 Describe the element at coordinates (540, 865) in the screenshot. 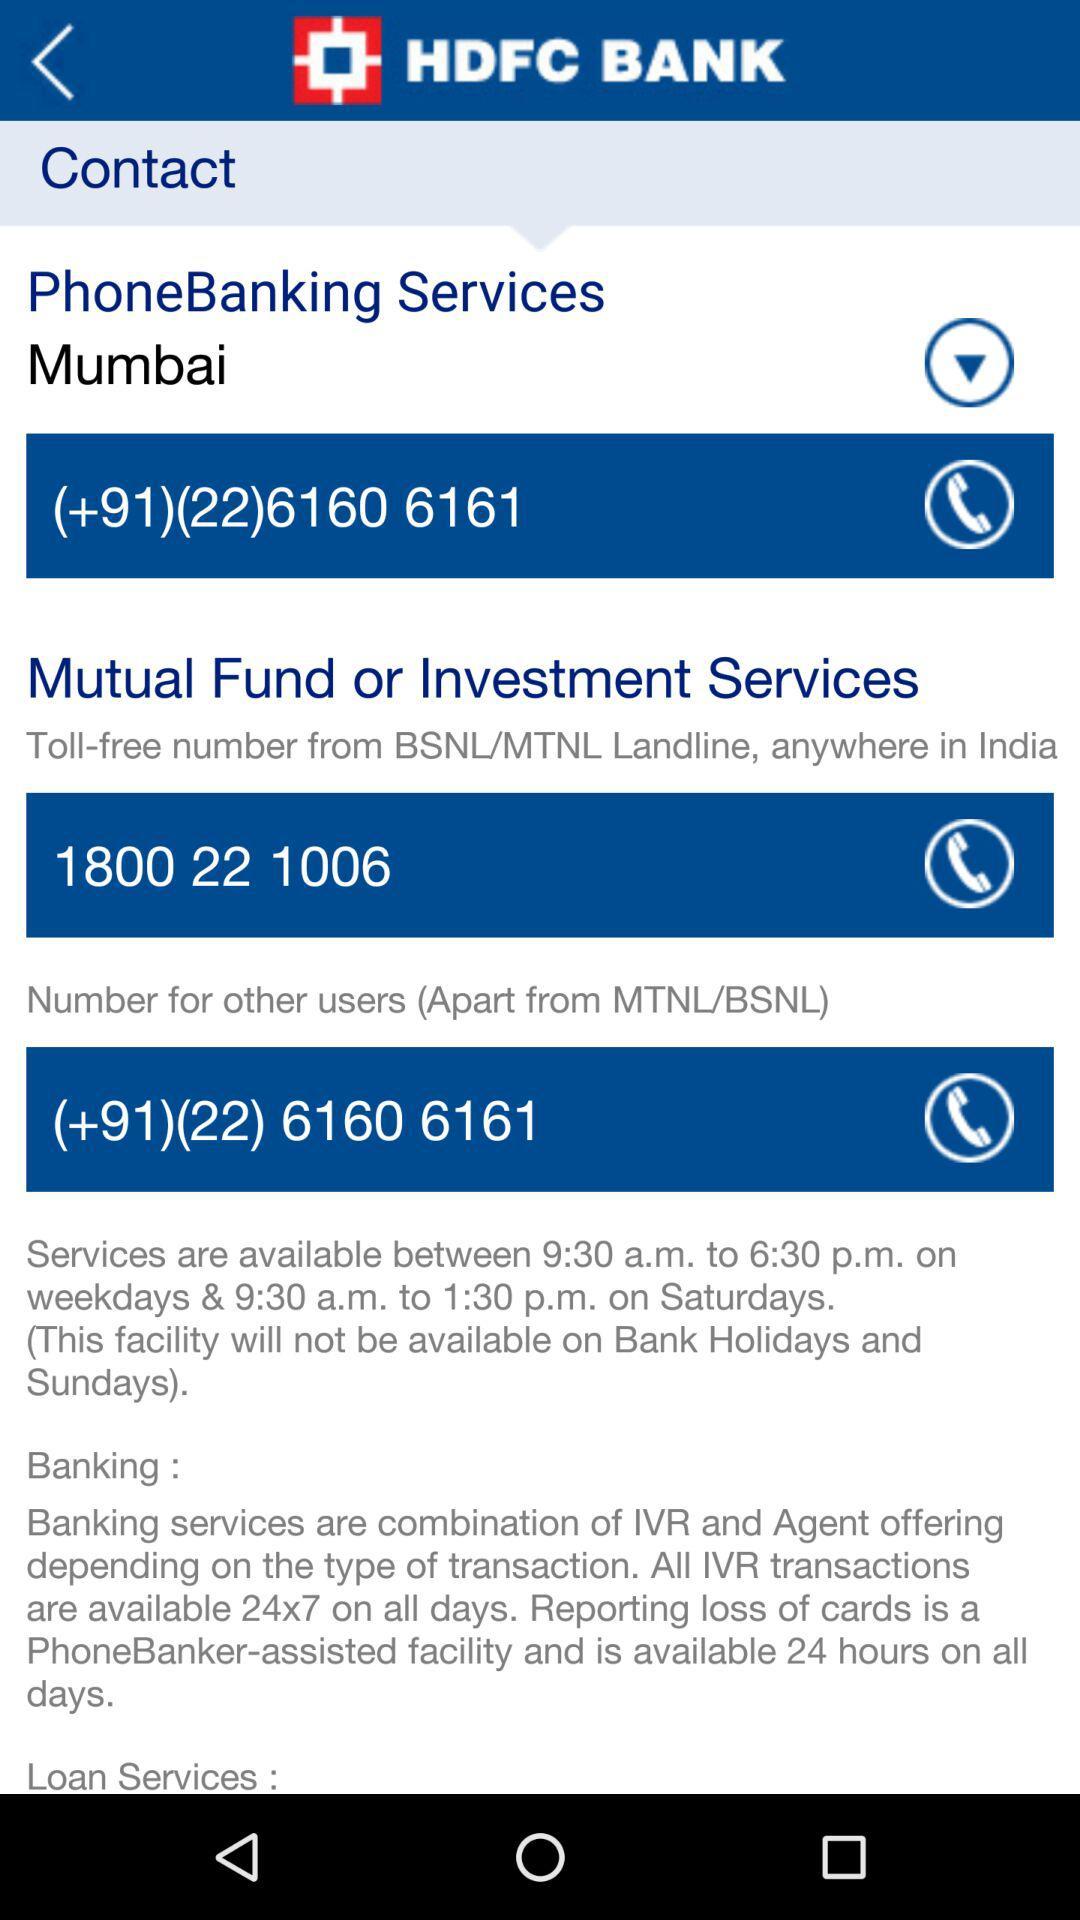

I see `contact no tab` at that location.